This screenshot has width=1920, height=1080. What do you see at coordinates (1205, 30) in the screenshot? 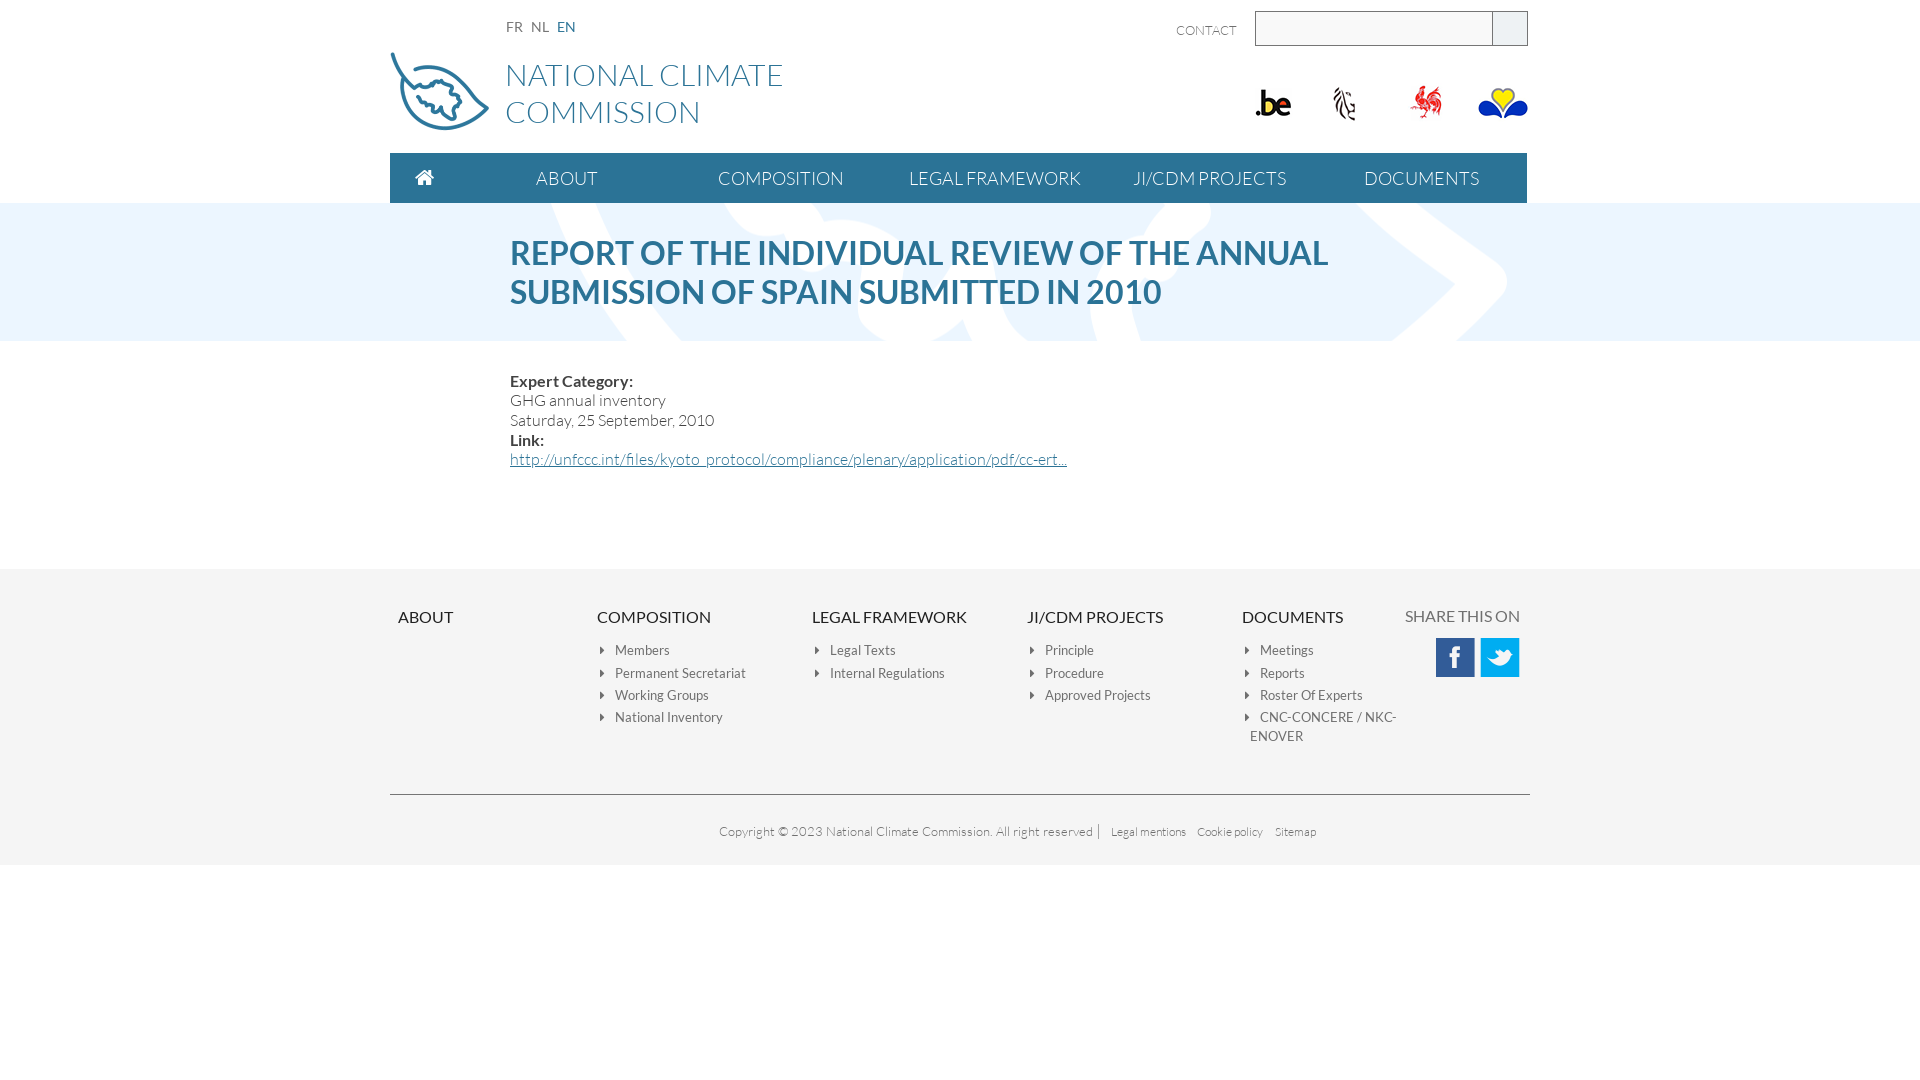
I see `'CONTACT'` at bounding box center [1205, 30].